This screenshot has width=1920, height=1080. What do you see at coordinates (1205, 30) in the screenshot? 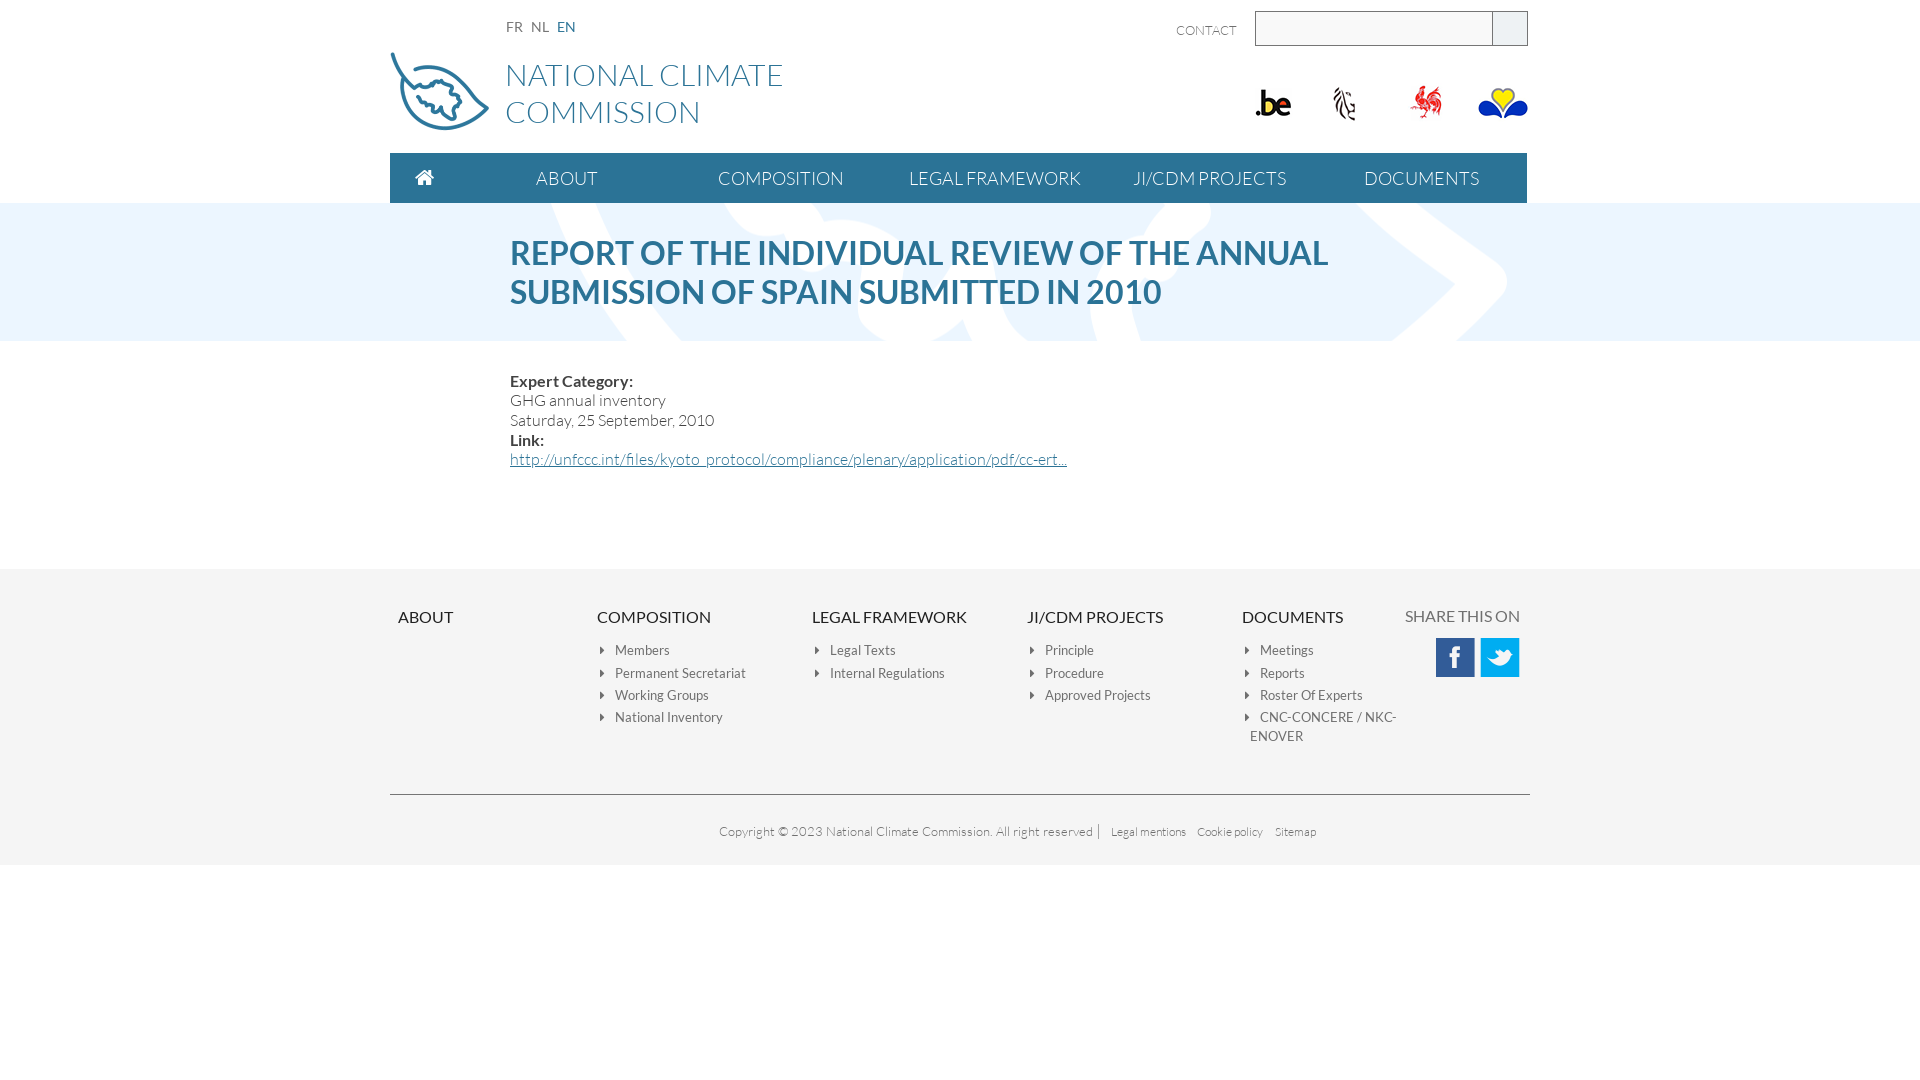
I see `'CONTACT'` at bounding box center [1205, 30].